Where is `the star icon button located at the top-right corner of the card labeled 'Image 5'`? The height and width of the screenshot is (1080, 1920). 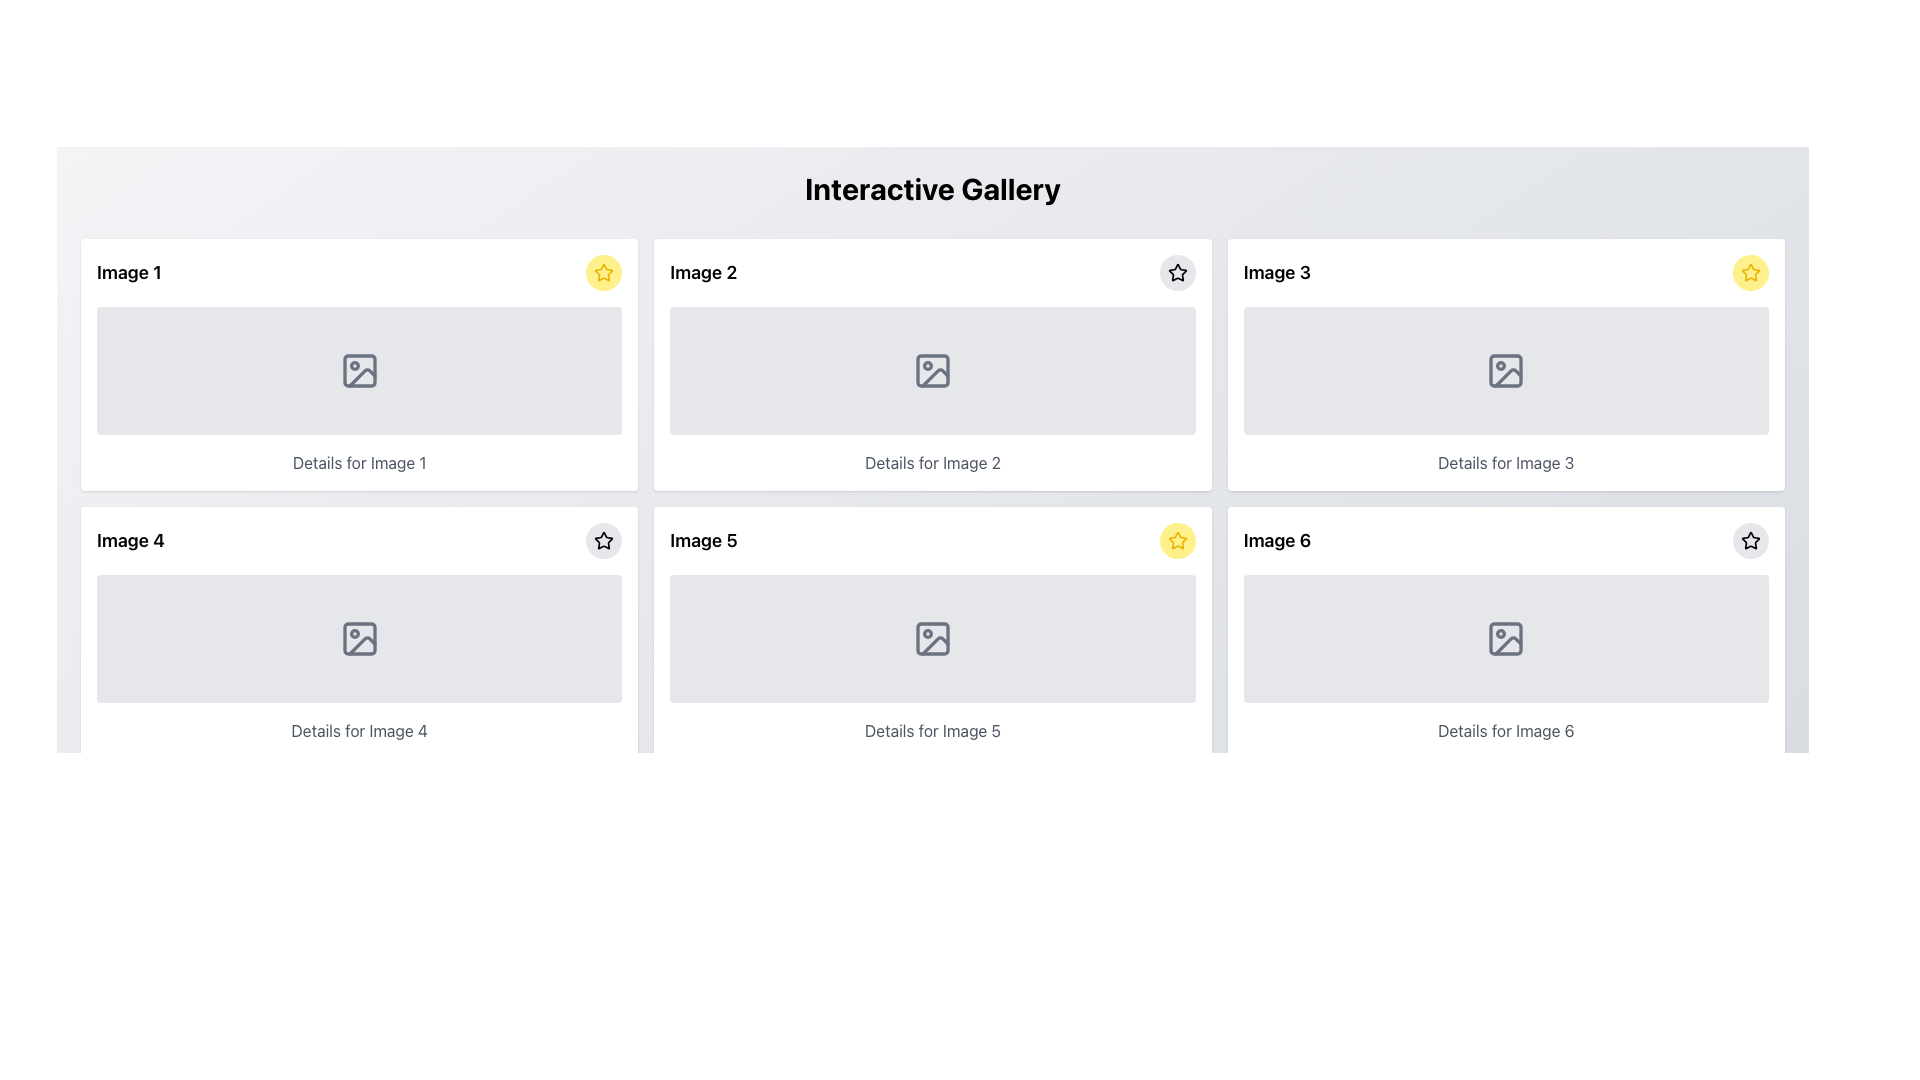
the star icon button located at the top-right corner of the card labeled 'Image 5' is located at coordinates (603, 540).